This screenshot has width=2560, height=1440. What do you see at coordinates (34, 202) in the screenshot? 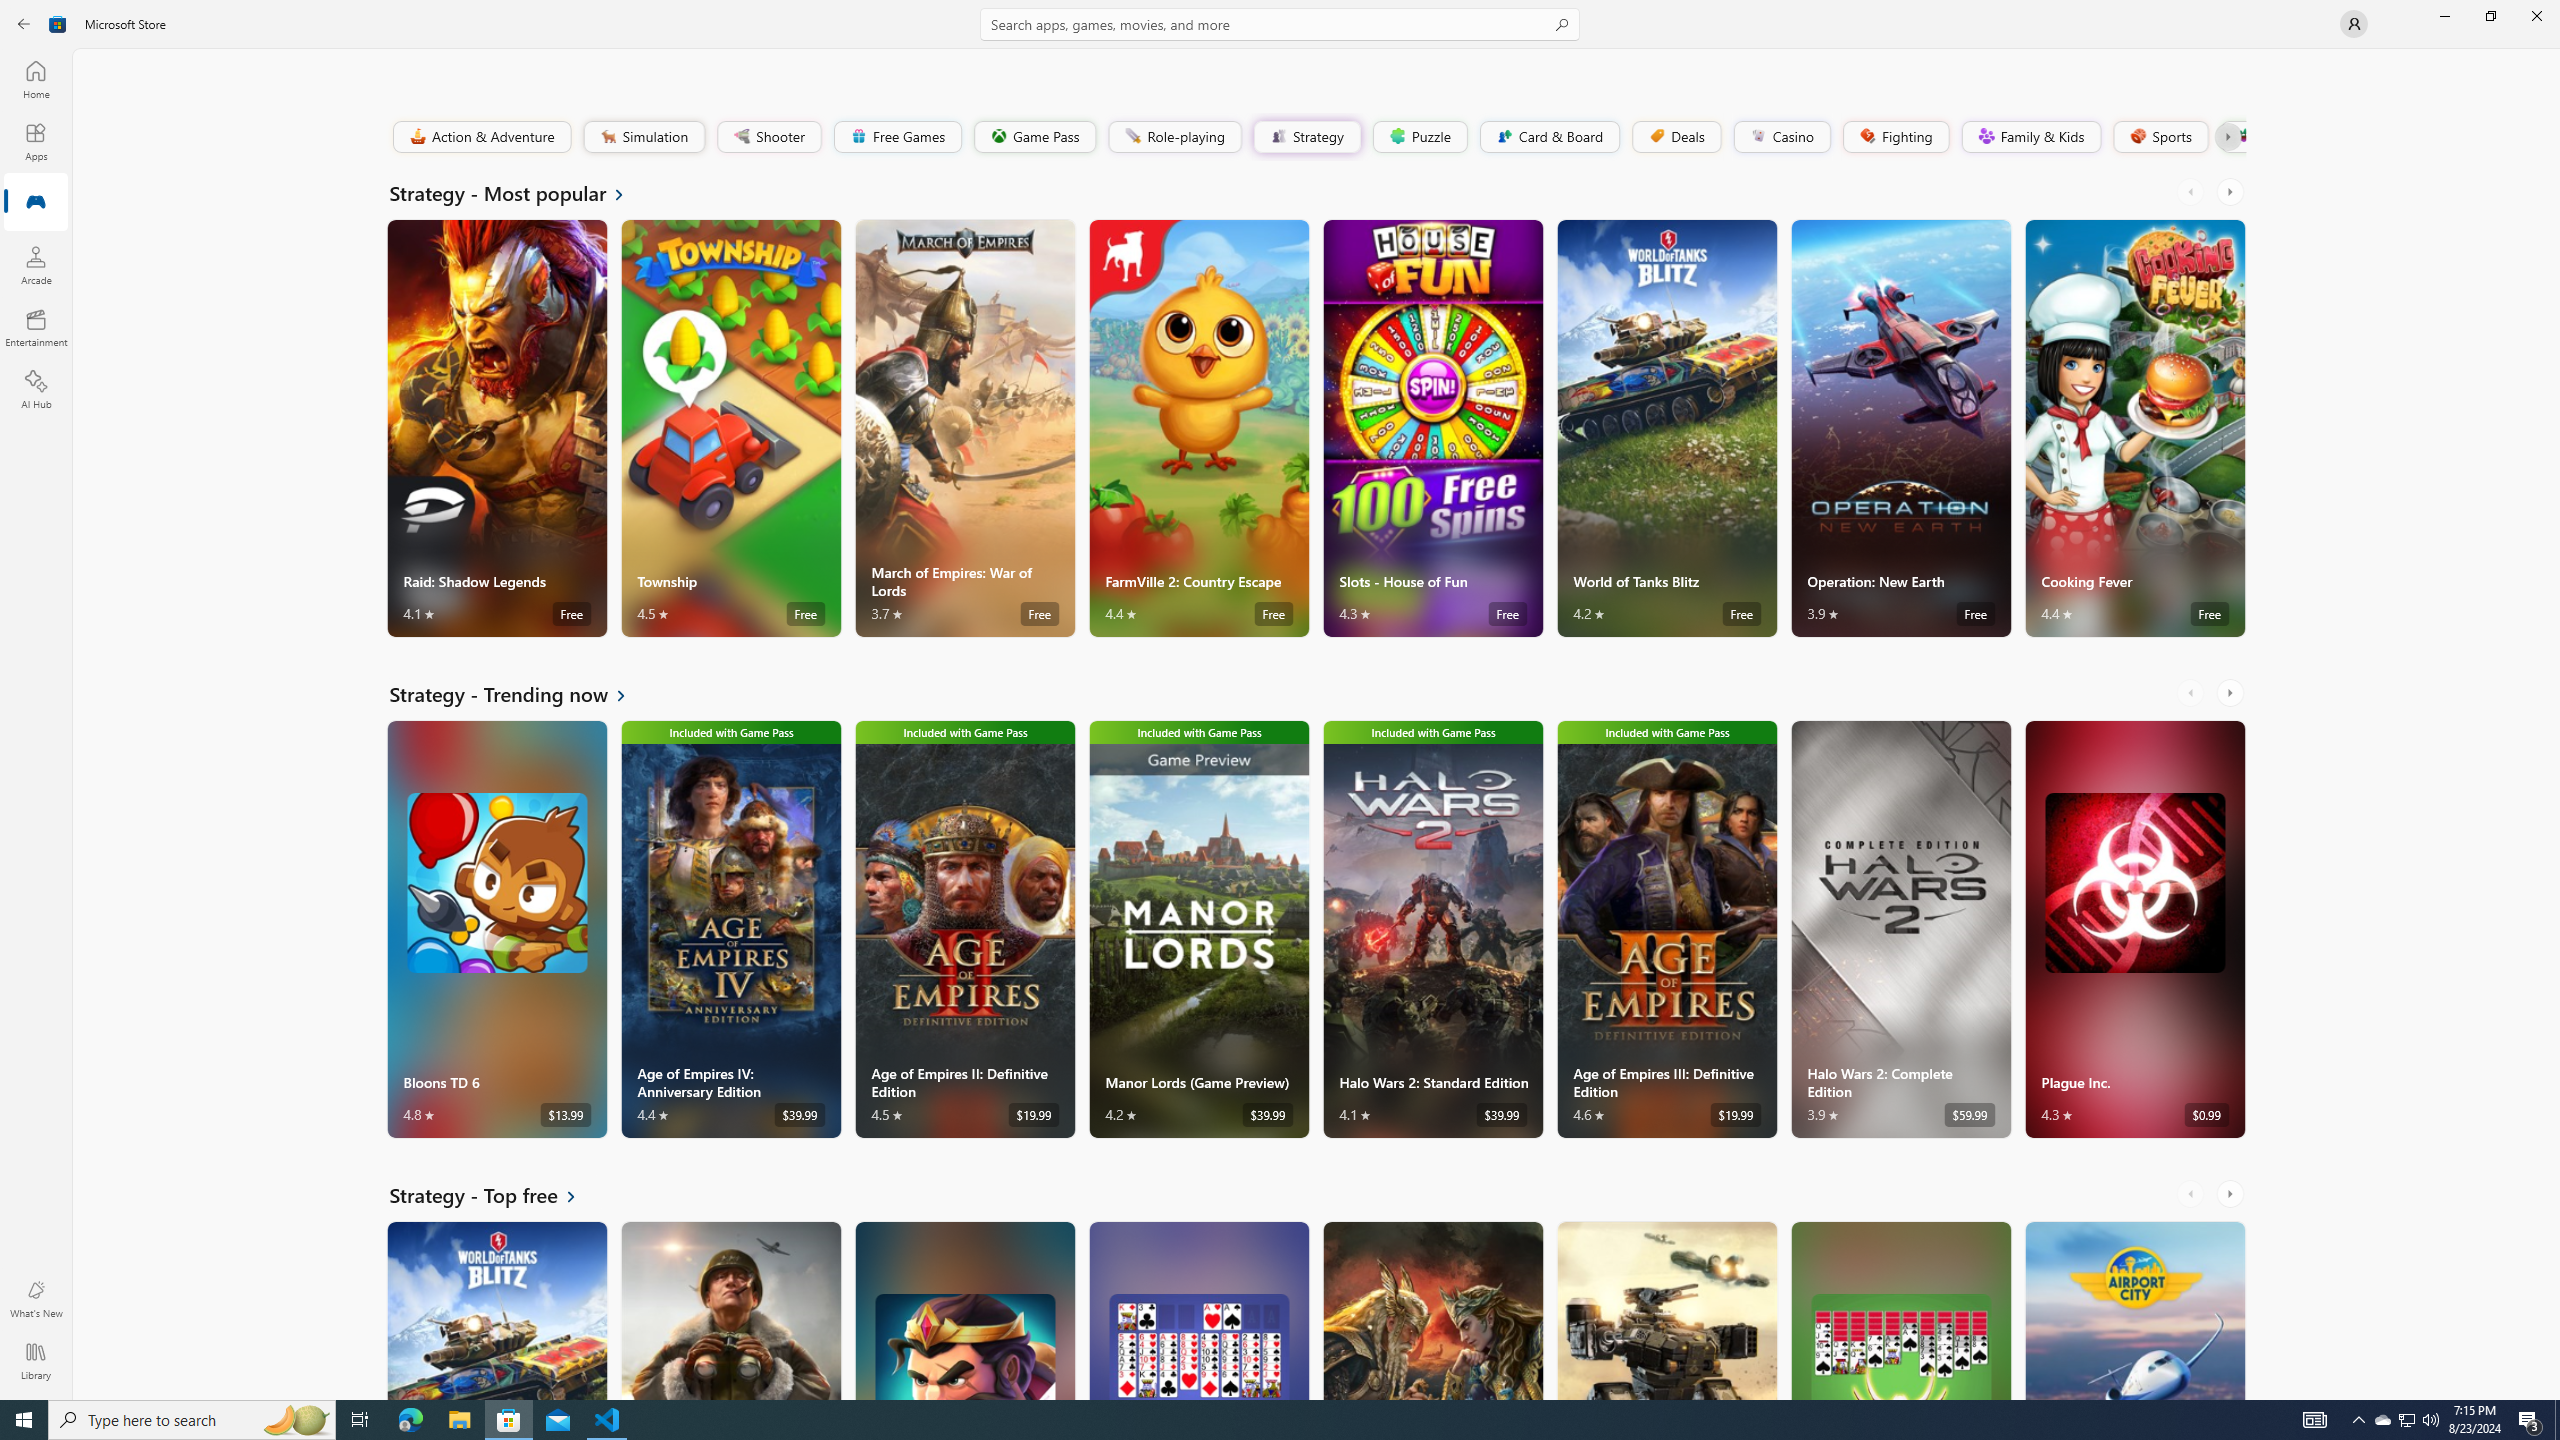
I see `'Gaming'` at bounding box center [34, 202].